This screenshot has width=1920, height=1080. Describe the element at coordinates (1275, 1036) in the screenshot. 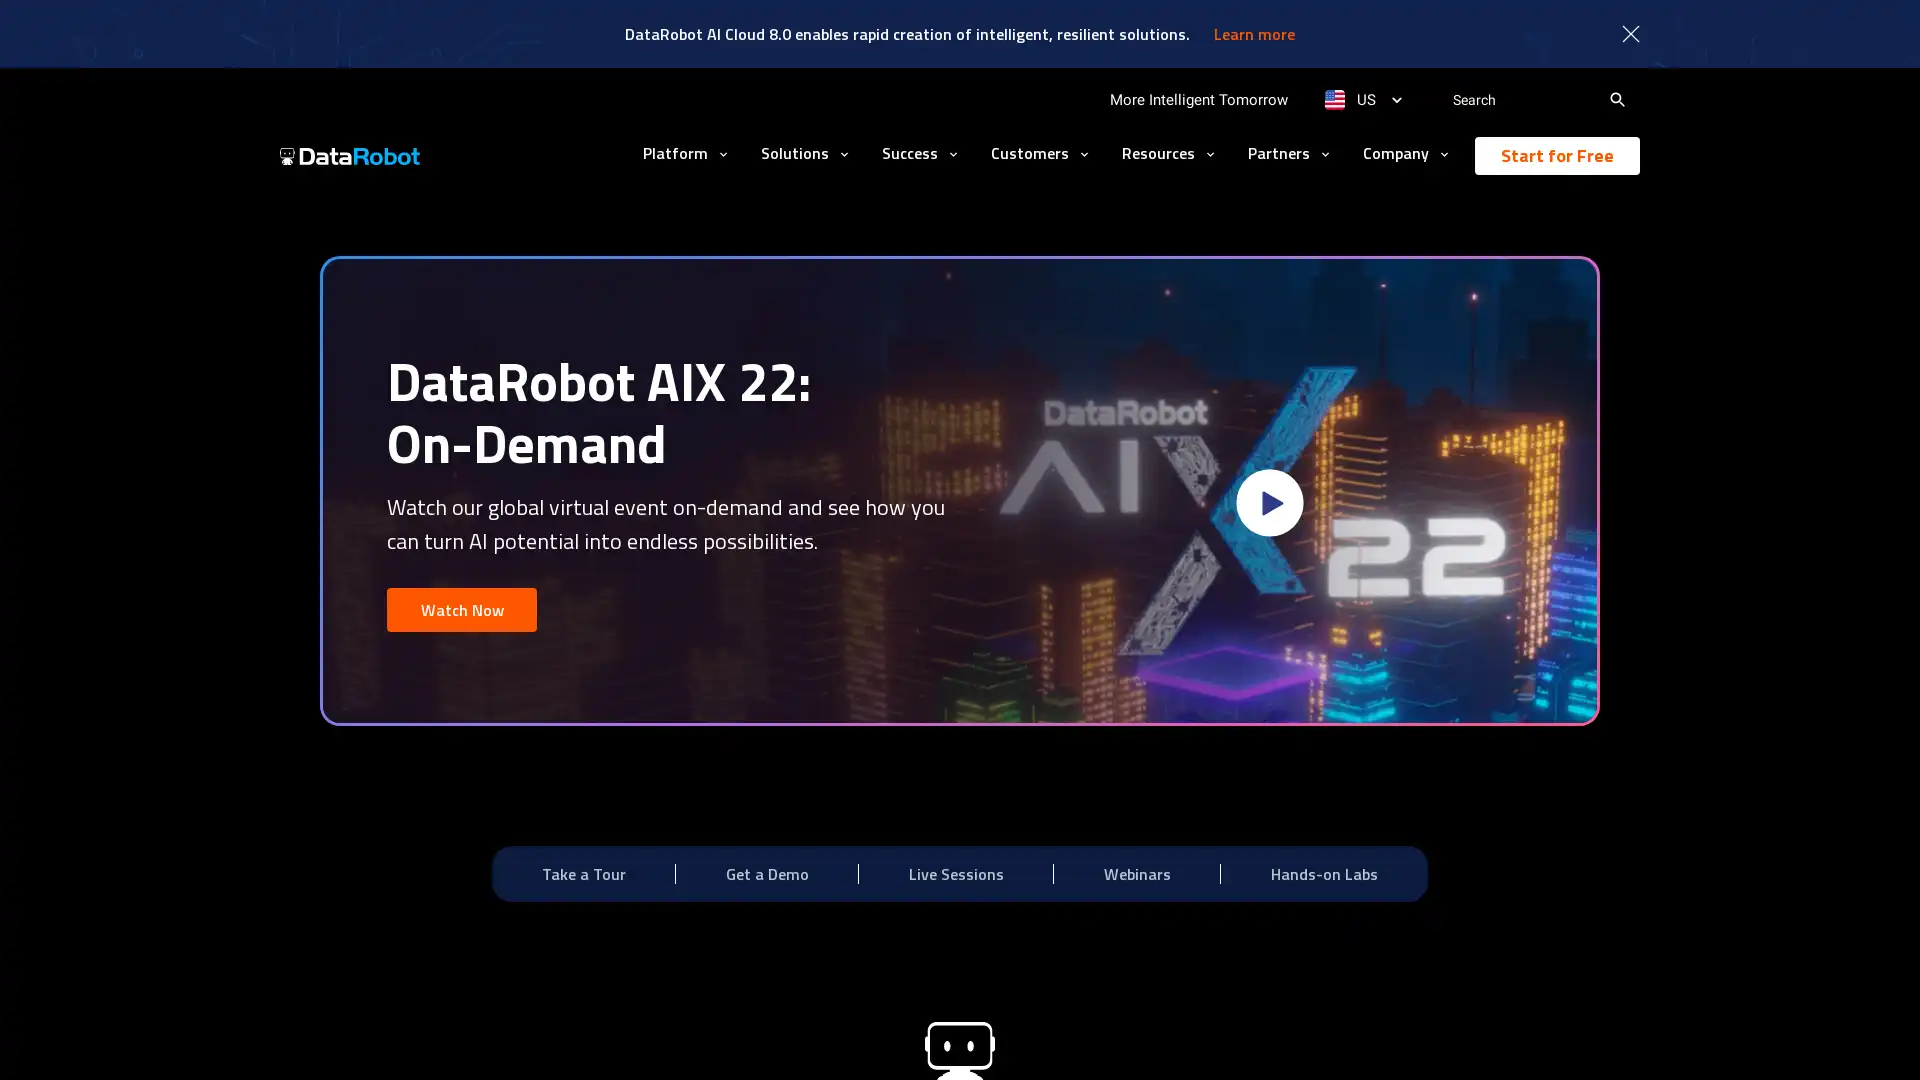

I see `Cookie Settings` at that location.